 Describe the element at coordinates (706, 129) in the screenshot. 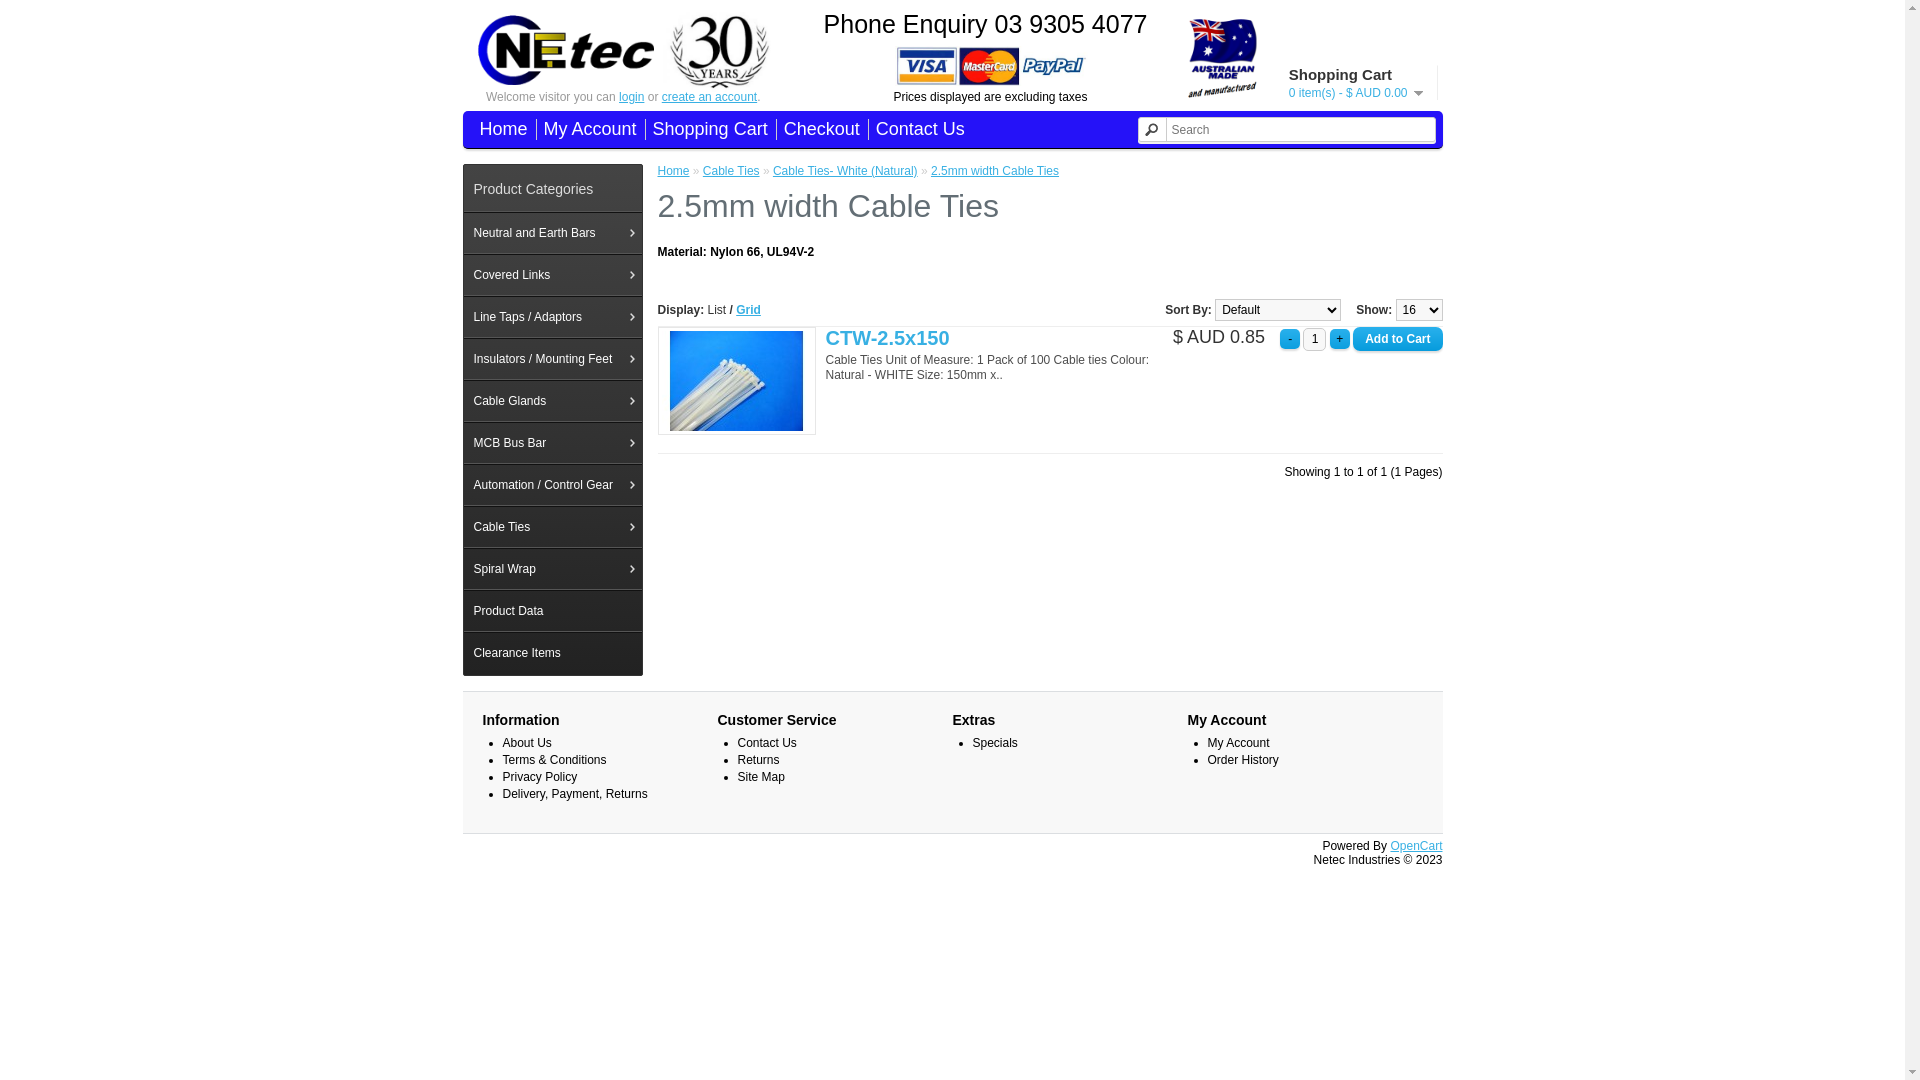

I see `'Shopping Cart'` at that location.